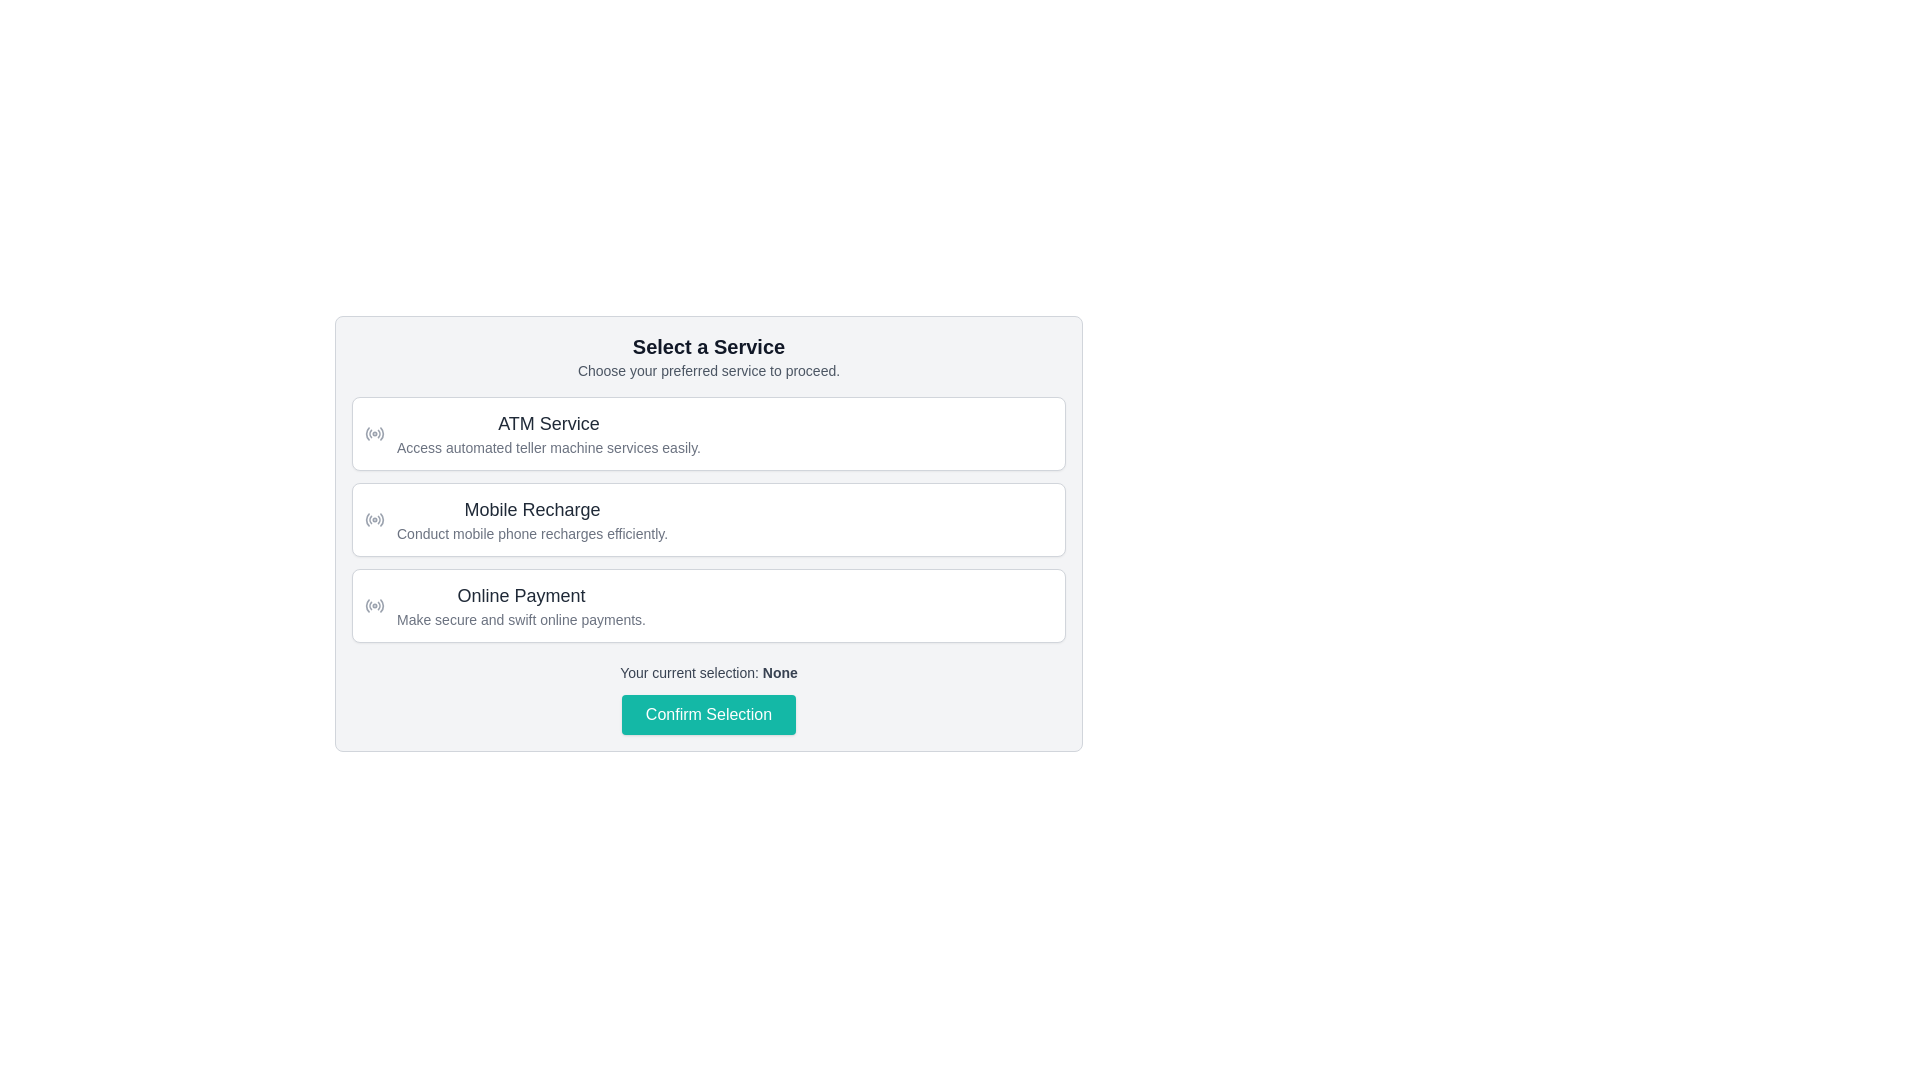 The image size is (1920, 1080). What do you see at coordinates (532, 519) in the screenshot?
I see `the 'Mobile Recharge' text block within the selectable card to interact with it` at bounding box center [532, 519].